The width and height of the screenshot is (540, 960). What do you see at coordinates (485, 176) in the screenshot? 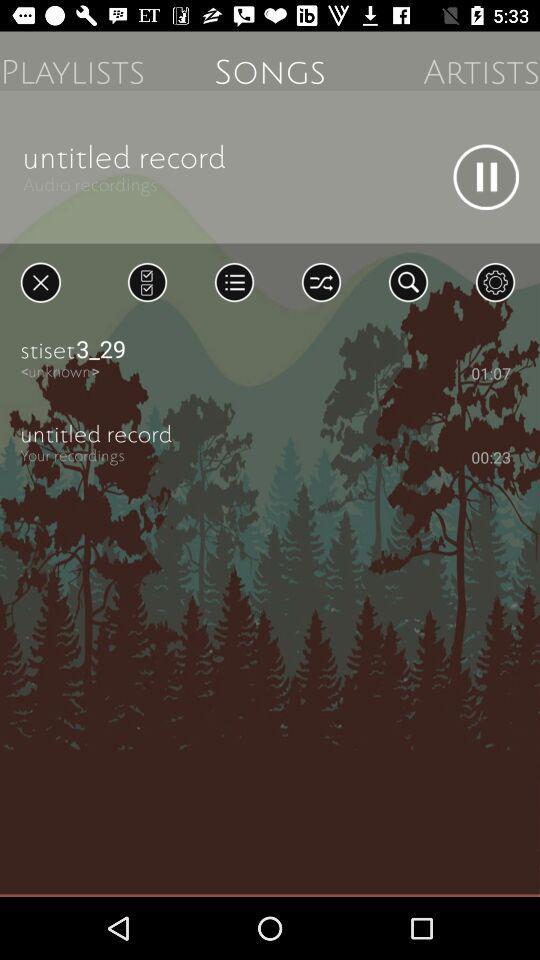
I see `pause button` at bounding box center [485, 176].